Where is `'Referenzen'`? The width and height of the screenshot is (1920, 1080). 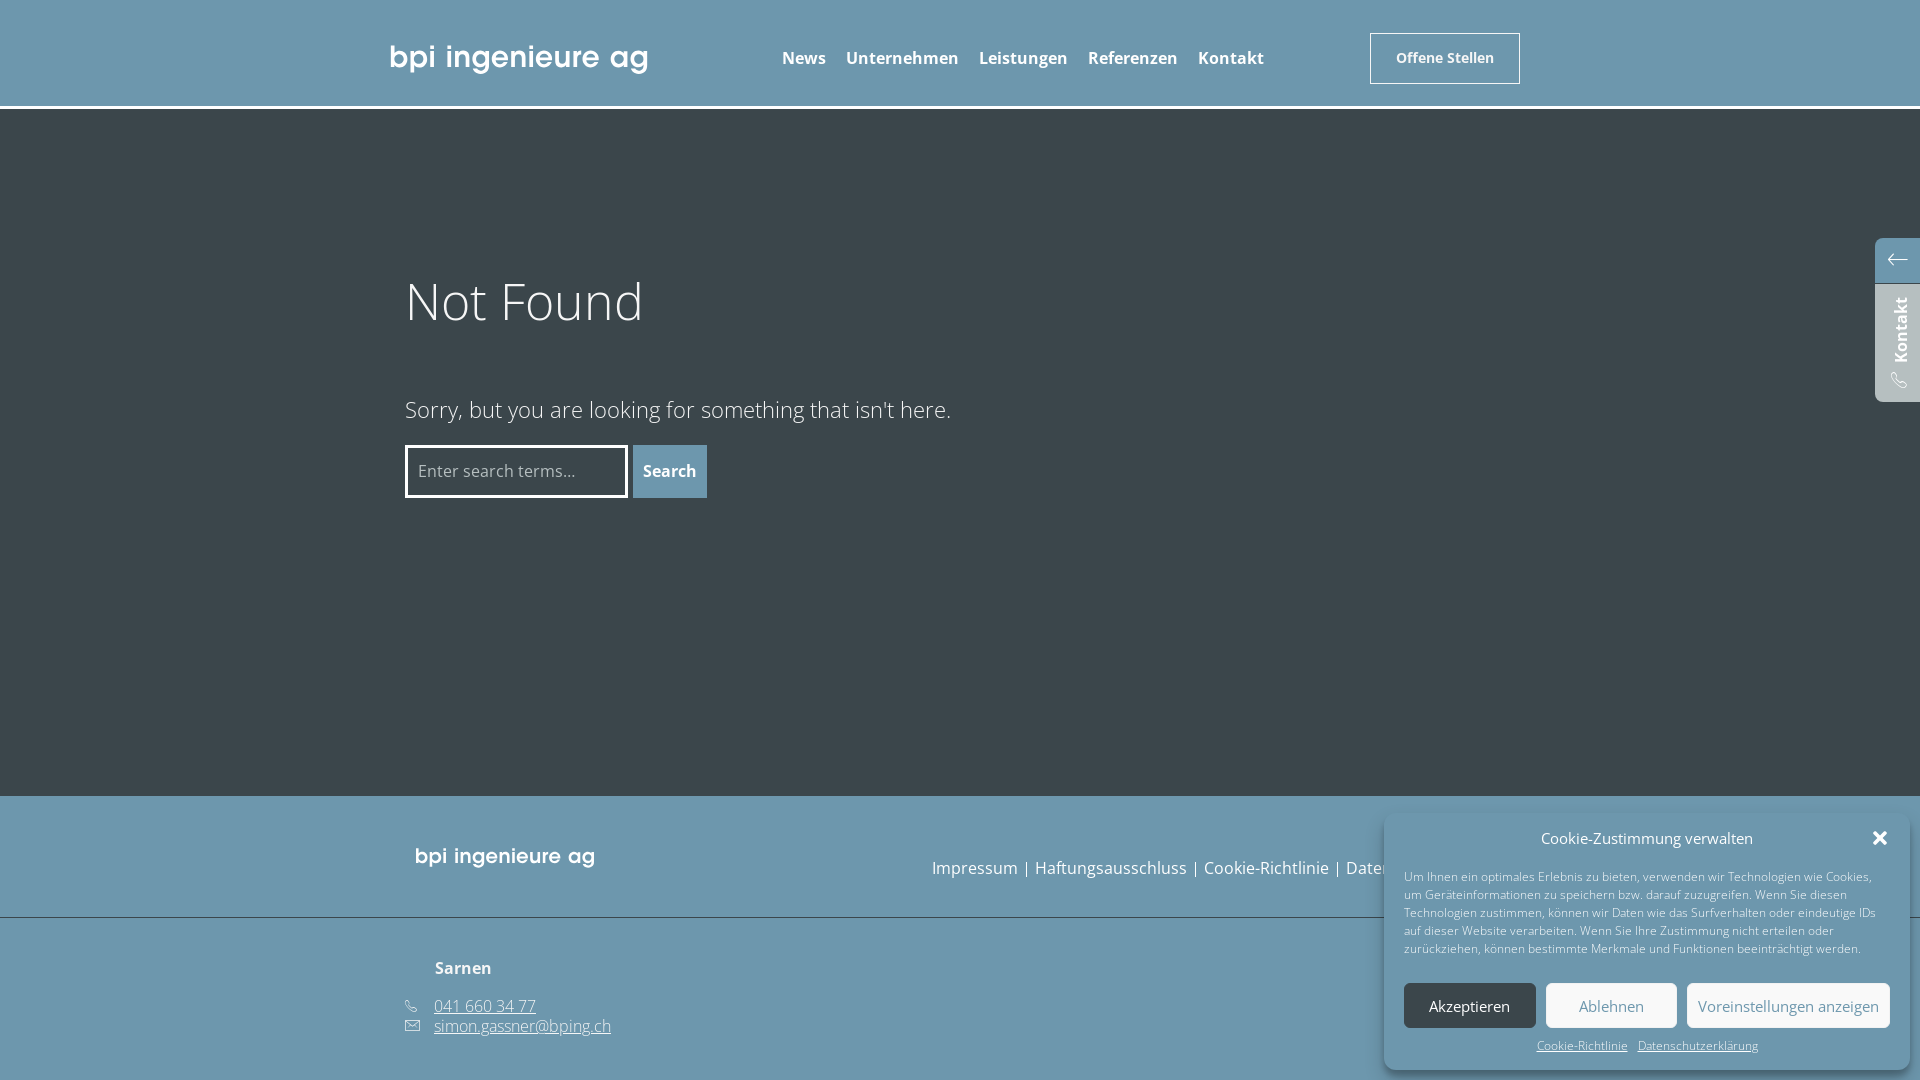 'Referenzen' is located at coordinates (1132, 57).